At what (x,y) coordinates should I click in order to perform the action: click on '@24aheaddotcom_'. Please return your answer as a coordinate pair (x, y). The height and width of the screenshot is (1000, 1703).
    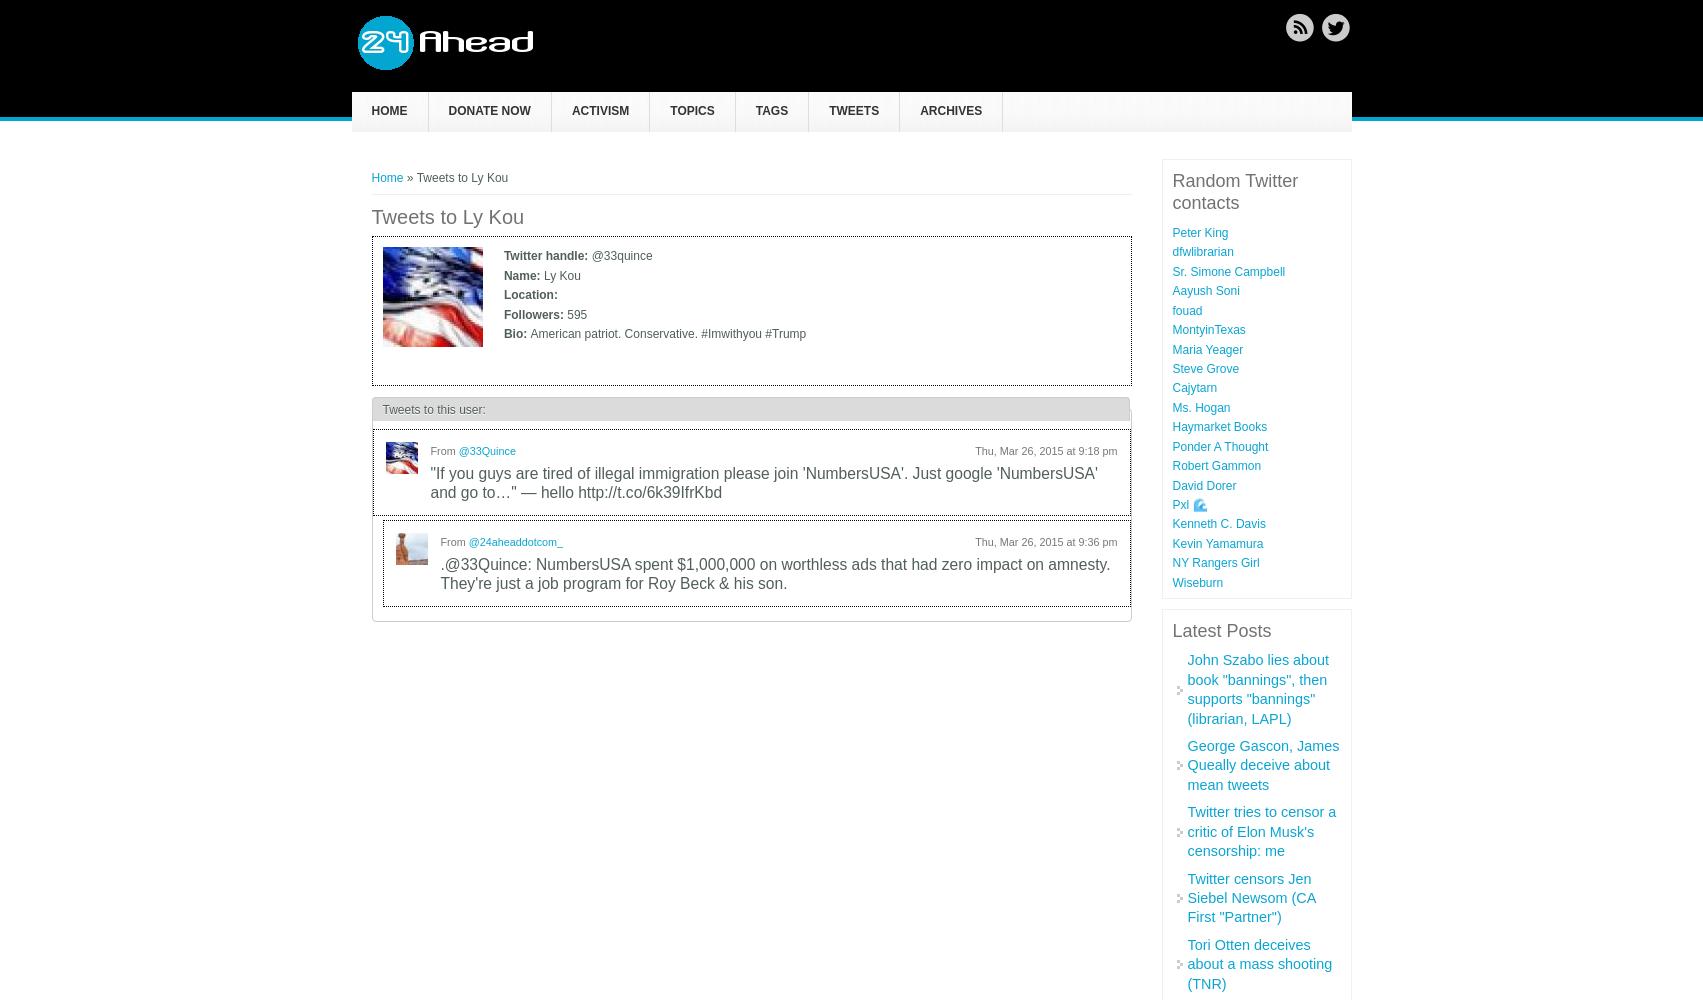
    Looking at the image, I should click on (467, 541).